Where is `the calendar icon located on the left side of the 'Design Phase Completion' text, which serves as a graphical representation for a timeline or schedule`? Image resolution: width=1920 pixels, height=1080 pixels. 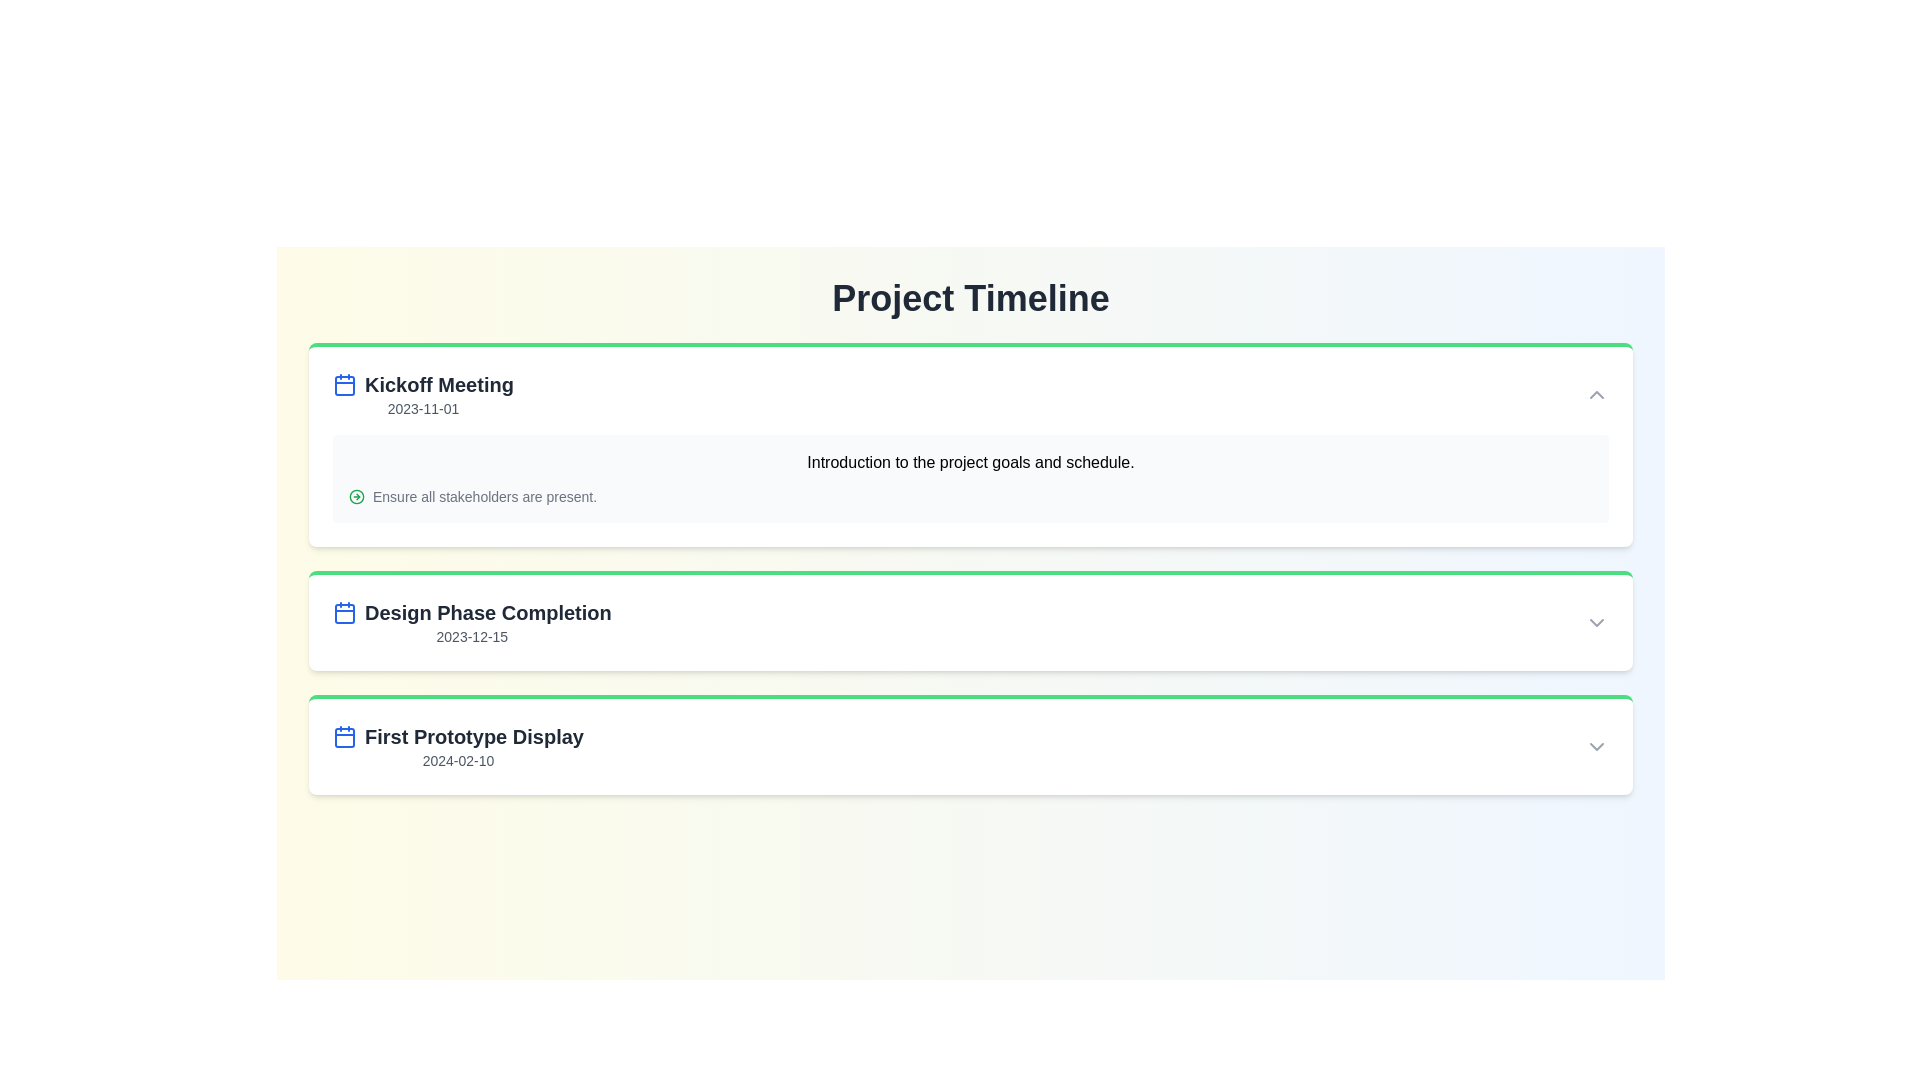
the calendar icon located on the left side of the 'Design Phase Completion' text, which serves as a graphical representation for a timeline or schedule is located at coordinates (345, 612).